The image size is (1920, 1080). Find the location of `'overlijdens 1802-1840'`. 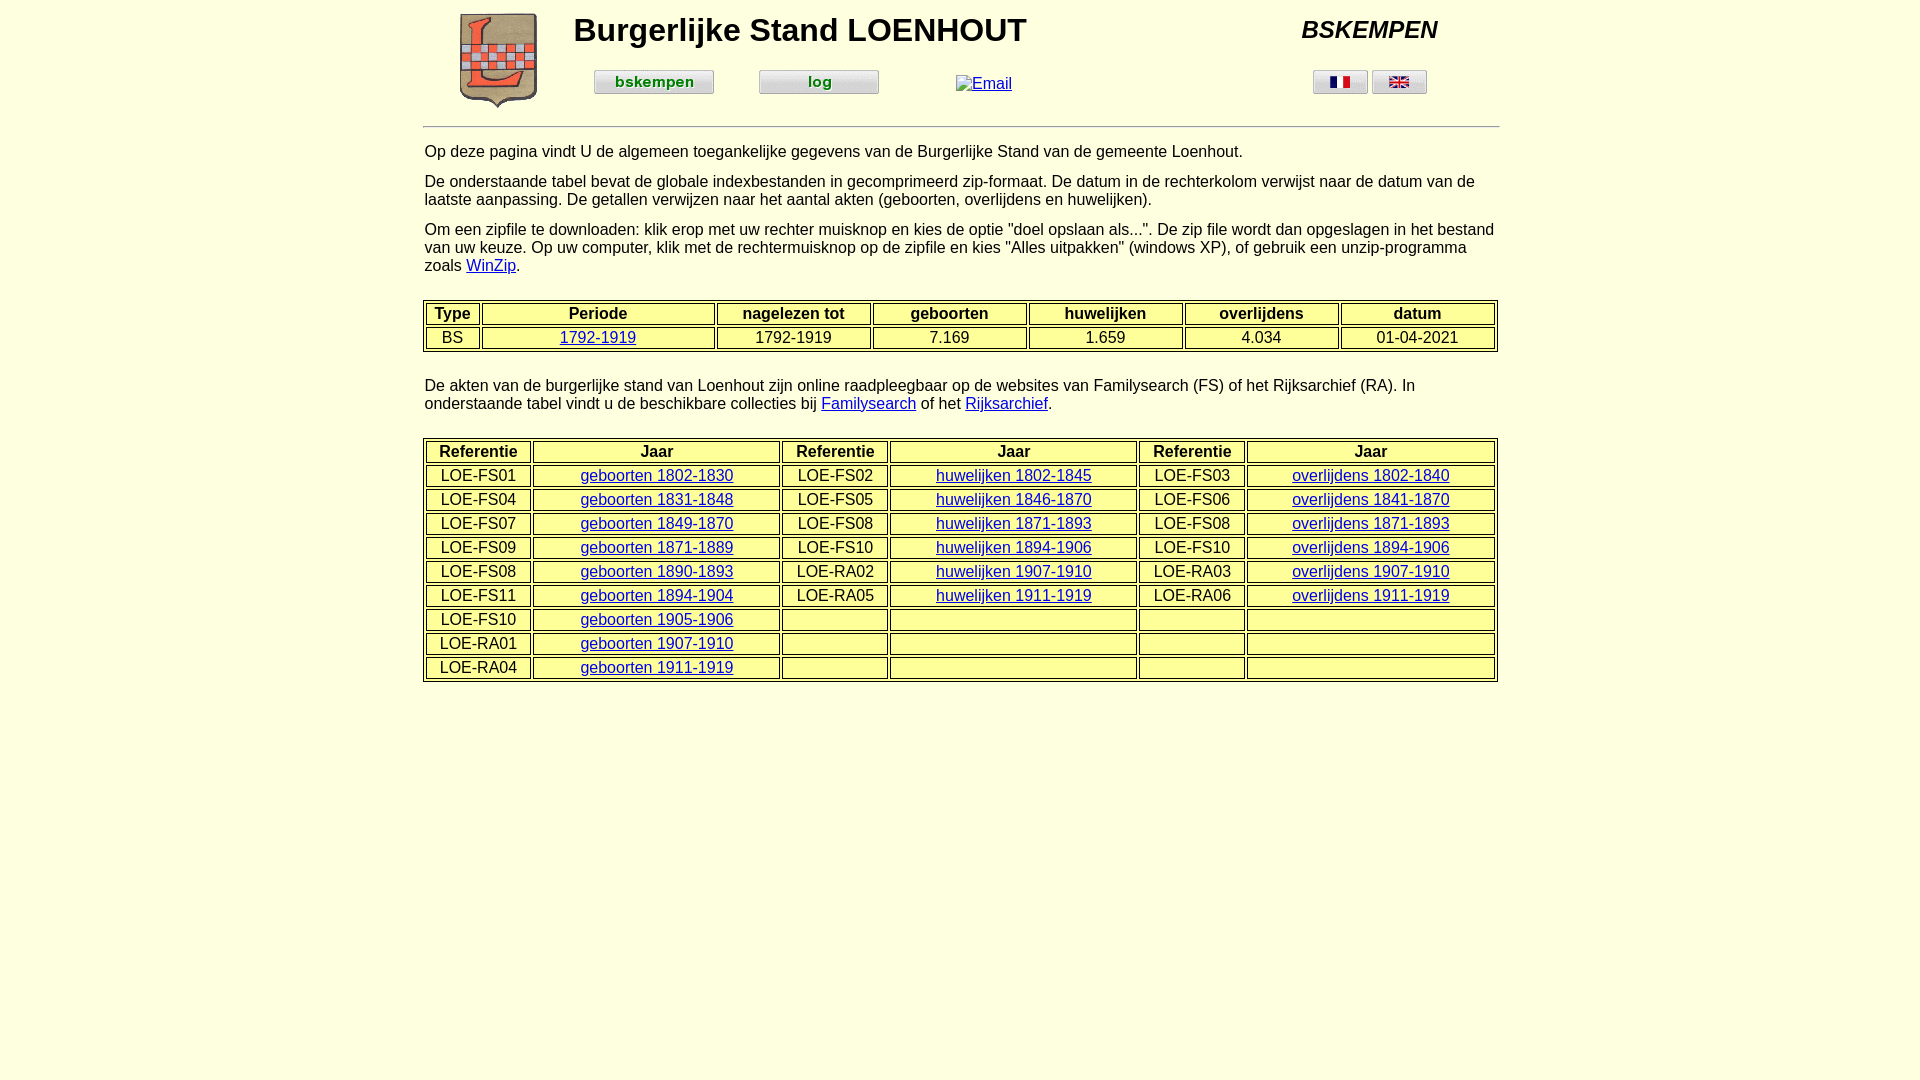

'overlijdens 1802-1840' is located at coordinates (1291, 475).